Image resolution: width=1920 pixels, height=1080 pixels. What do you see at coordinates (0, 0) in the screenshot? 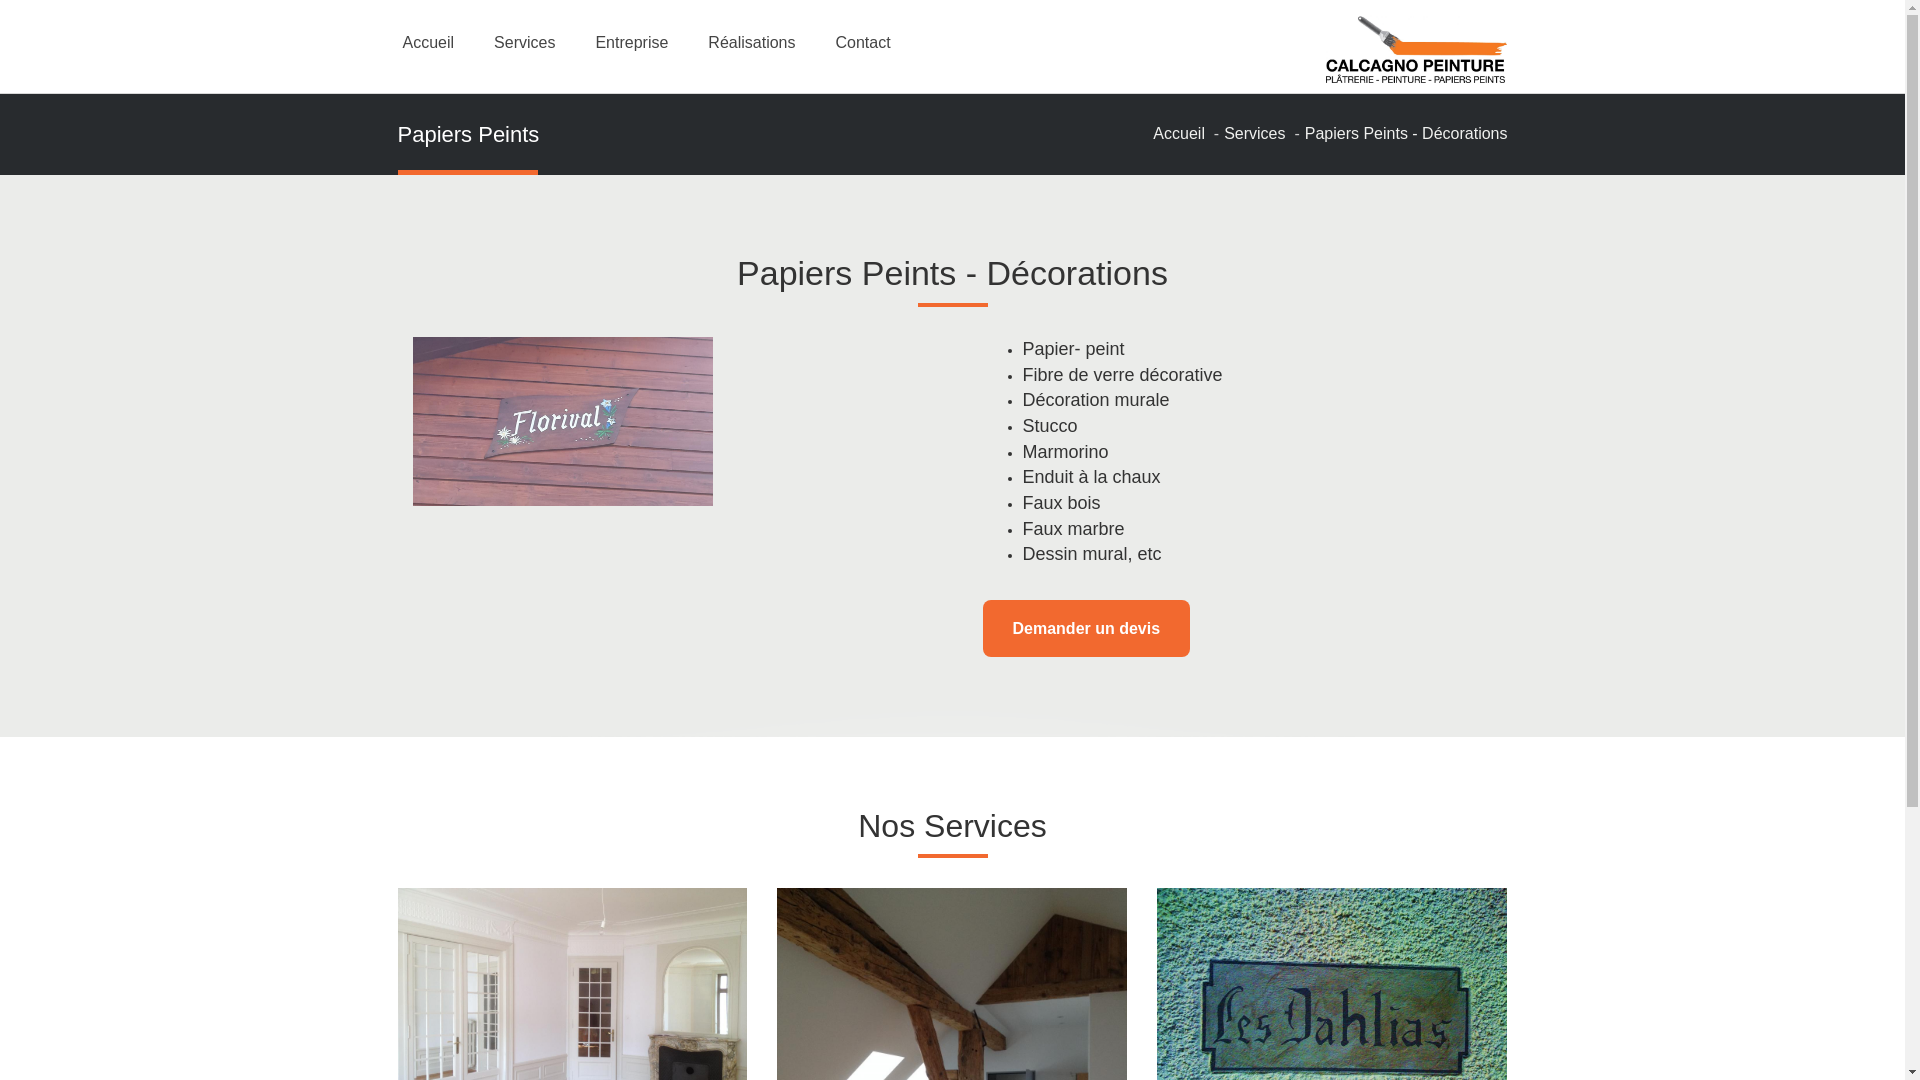
I see `'Aller au contenu principal'` at bounding box center [0, 0].